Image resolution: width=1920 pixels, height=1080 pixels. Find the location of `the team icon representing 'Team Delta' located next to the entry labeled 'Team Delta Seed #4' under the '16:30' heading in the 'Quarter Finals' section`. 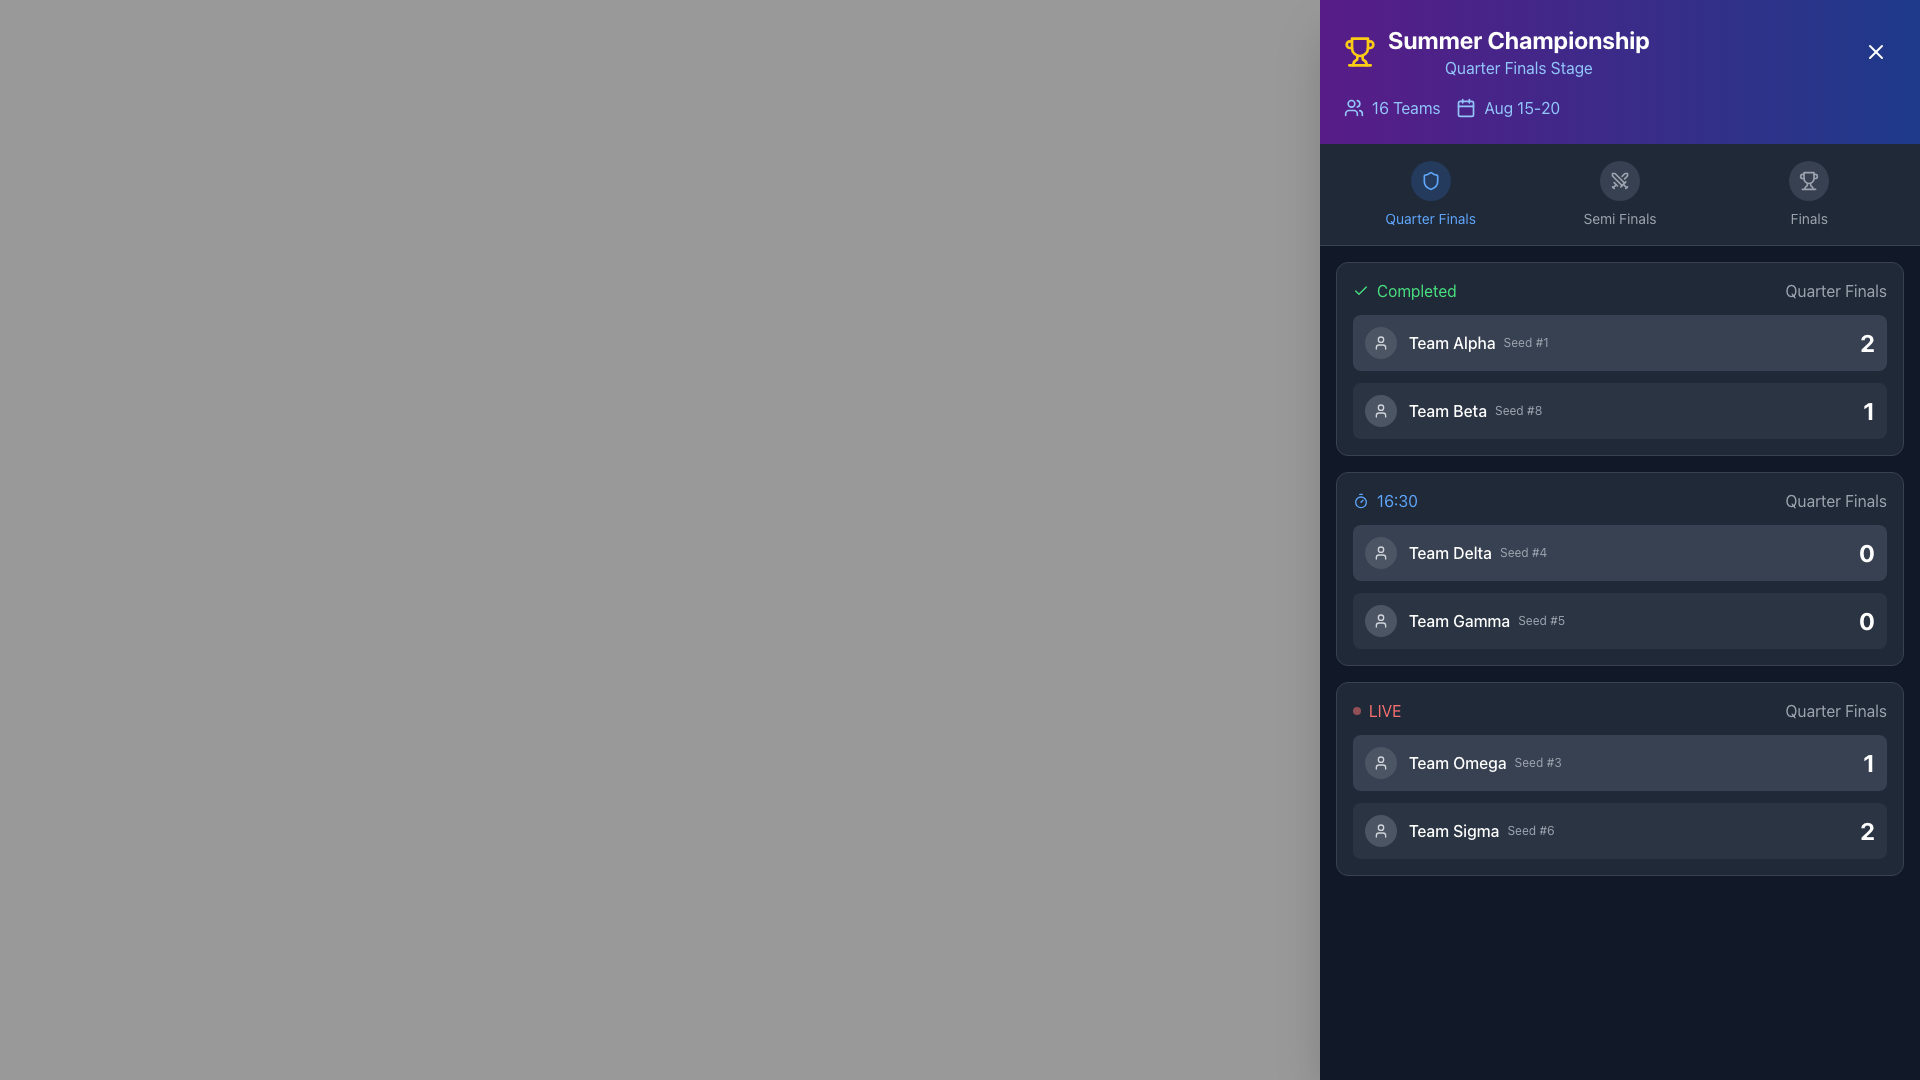

the team icon representing 'Team Delta' located next to the entry labeled 'Team Delta Seed #4' under the '16:30' heading in the 'Quarter Finals' section is located at coordinates (1380, 552).